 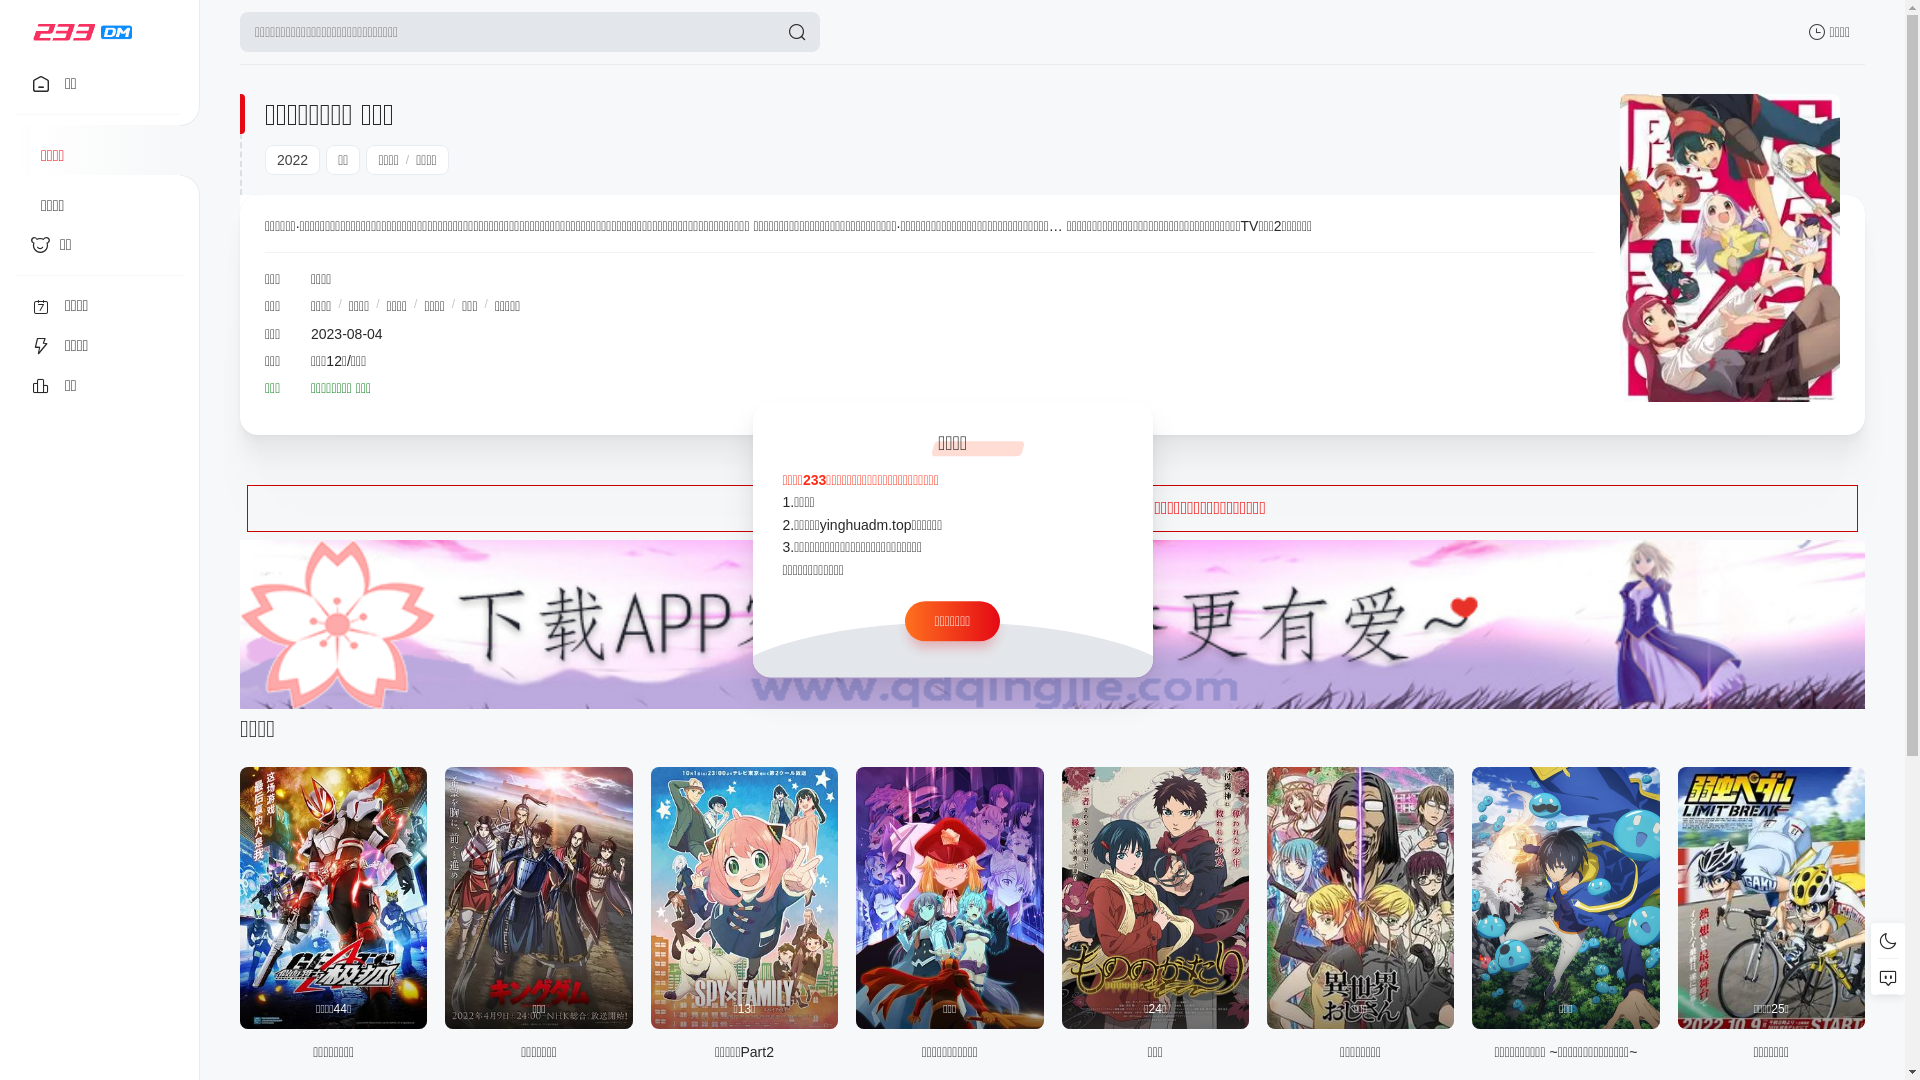 I want to click on '2022', so click(x=291, y=158).